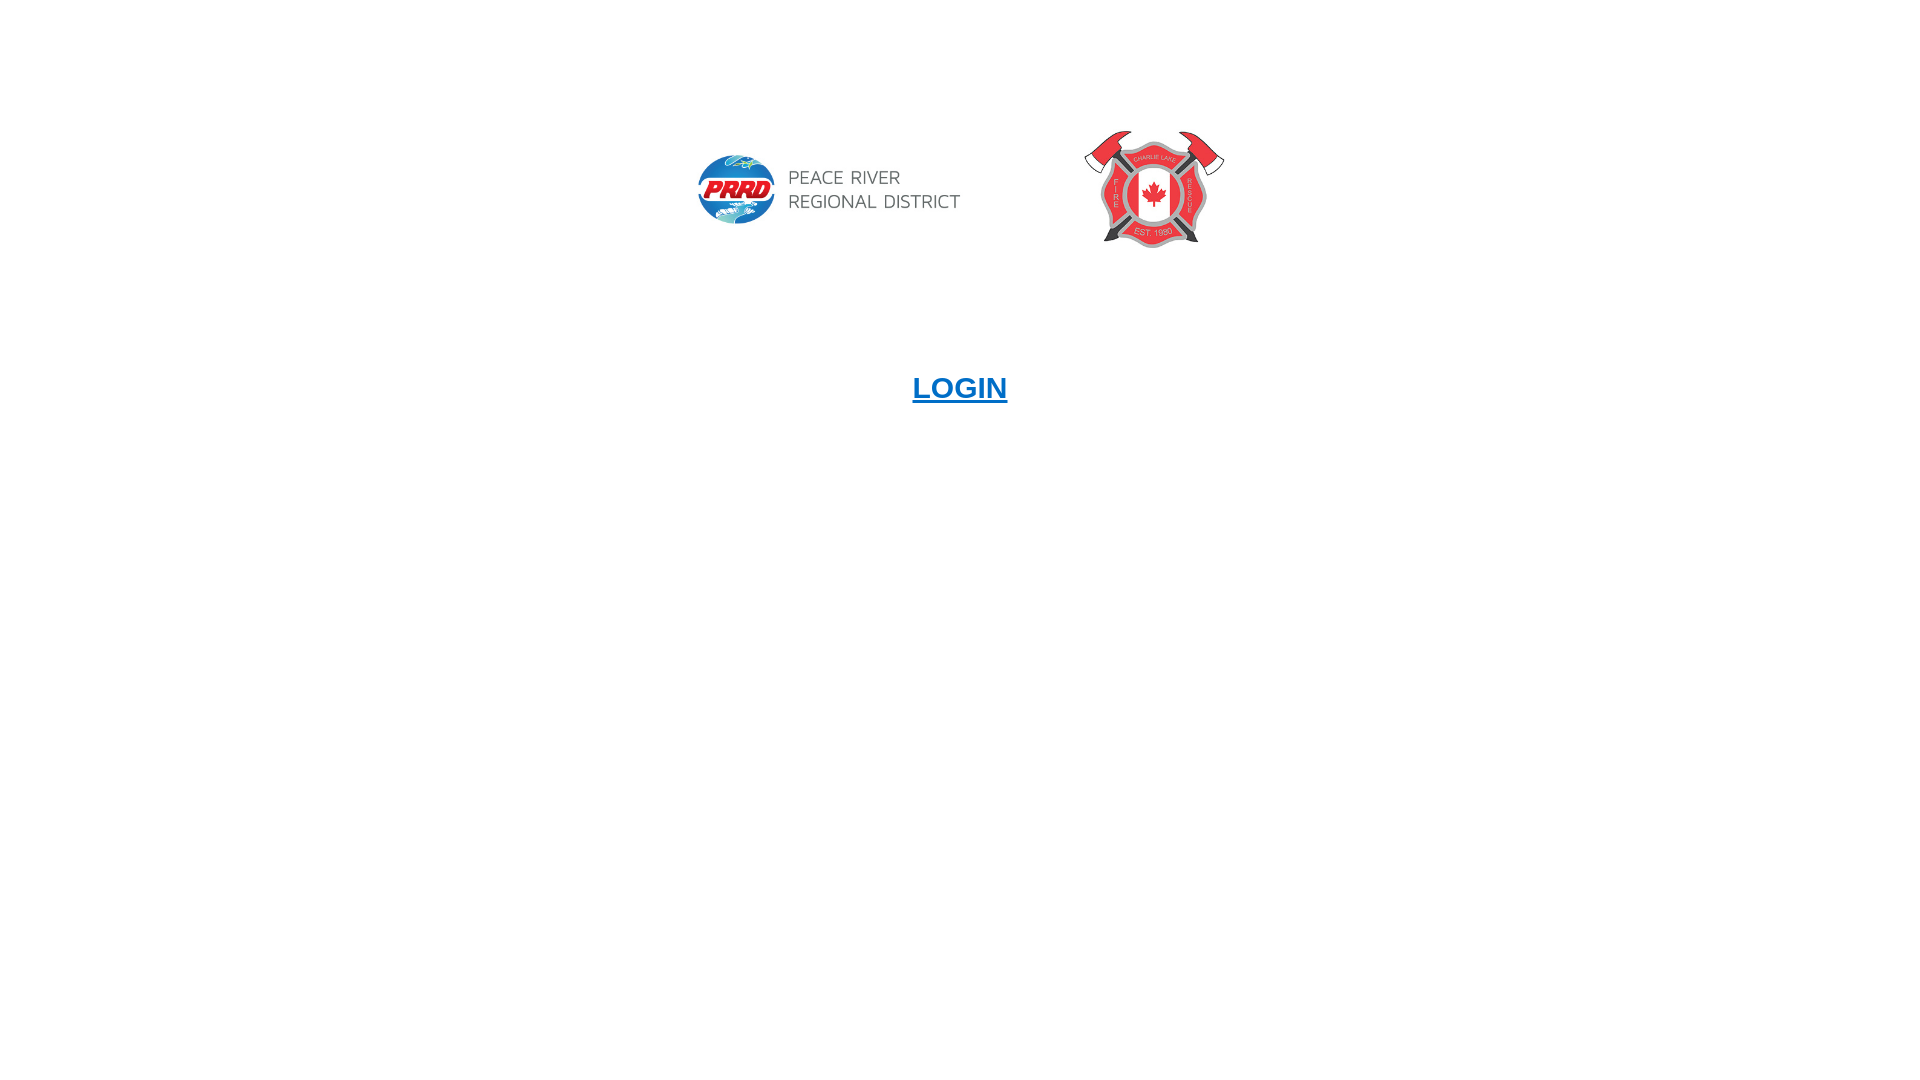  Describe the element at coordinates (958, 387) in the screenshot. I see `'LOGIN'` at that location.